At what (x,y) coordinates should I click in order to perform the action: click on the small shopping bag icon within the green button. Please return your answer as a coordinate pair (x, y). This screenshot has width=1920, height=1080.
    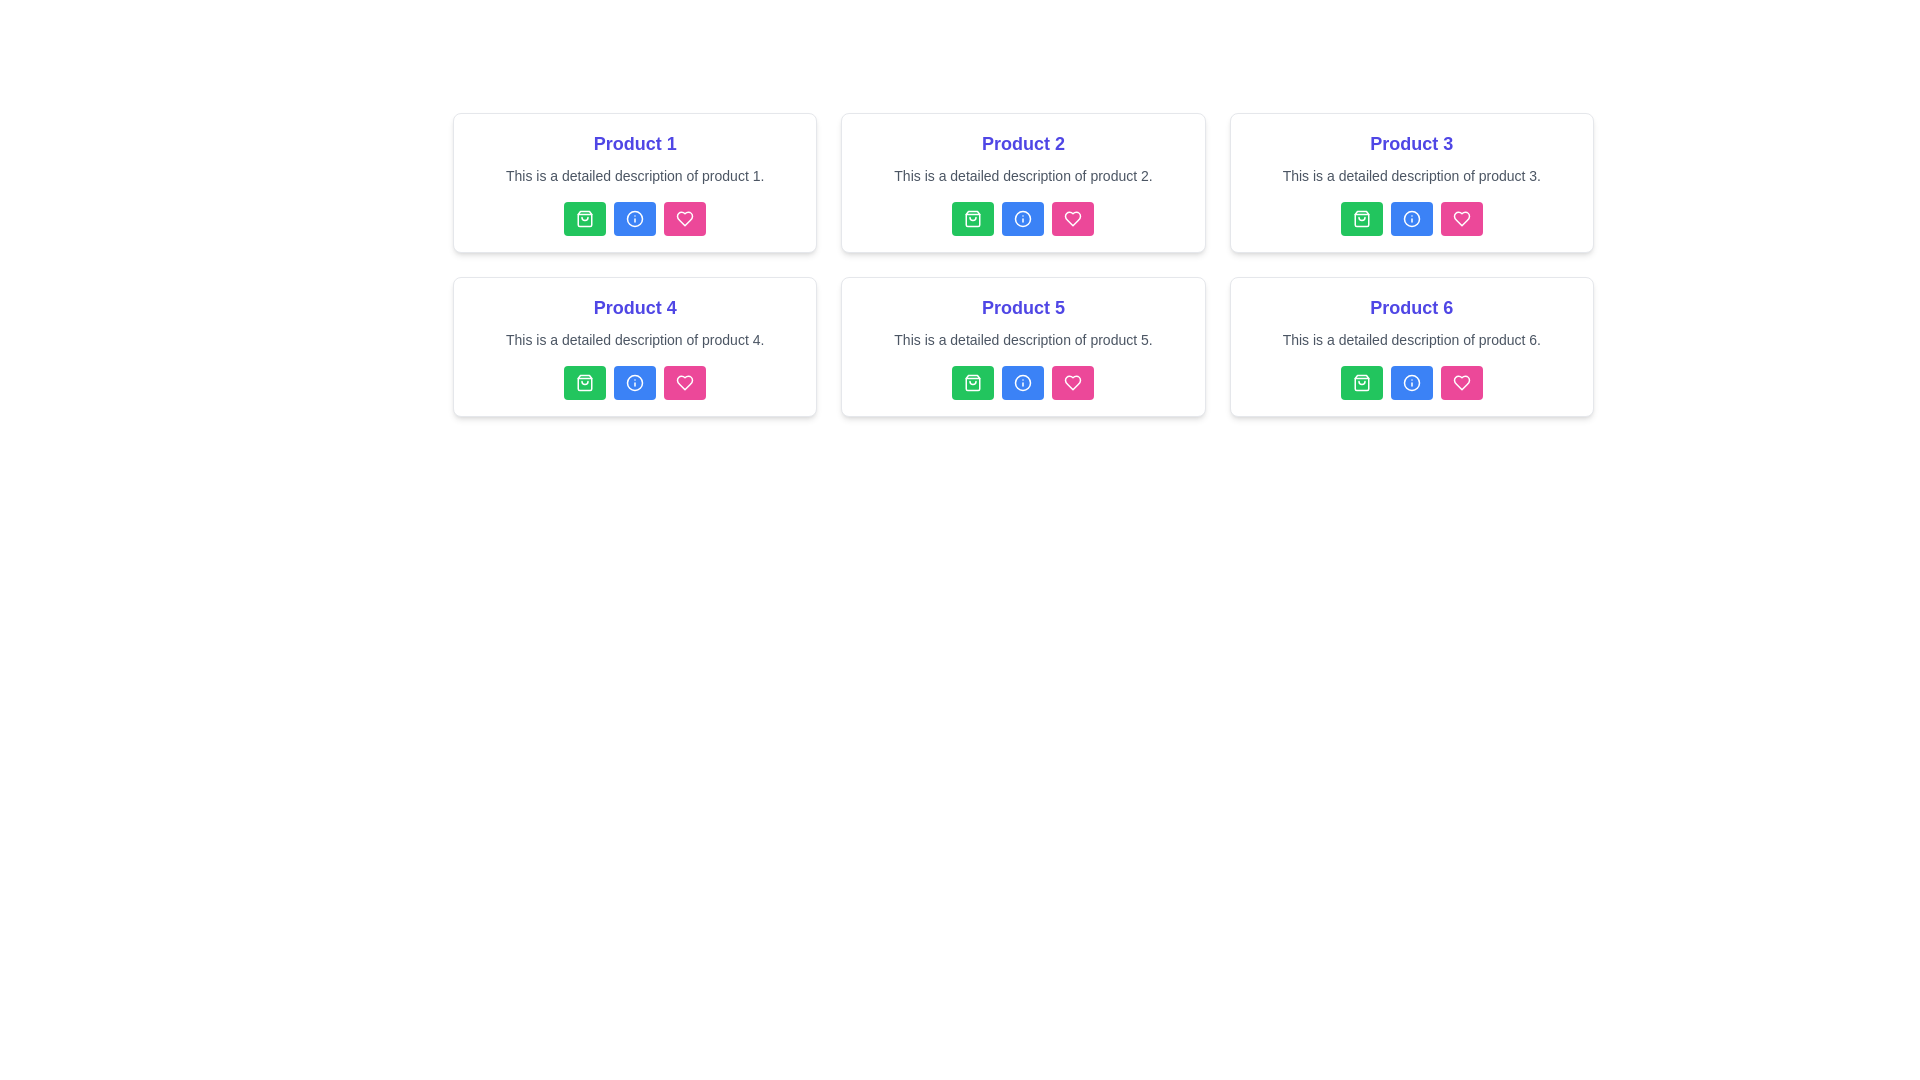
    Looking at the image, I should click on (1360, 219).